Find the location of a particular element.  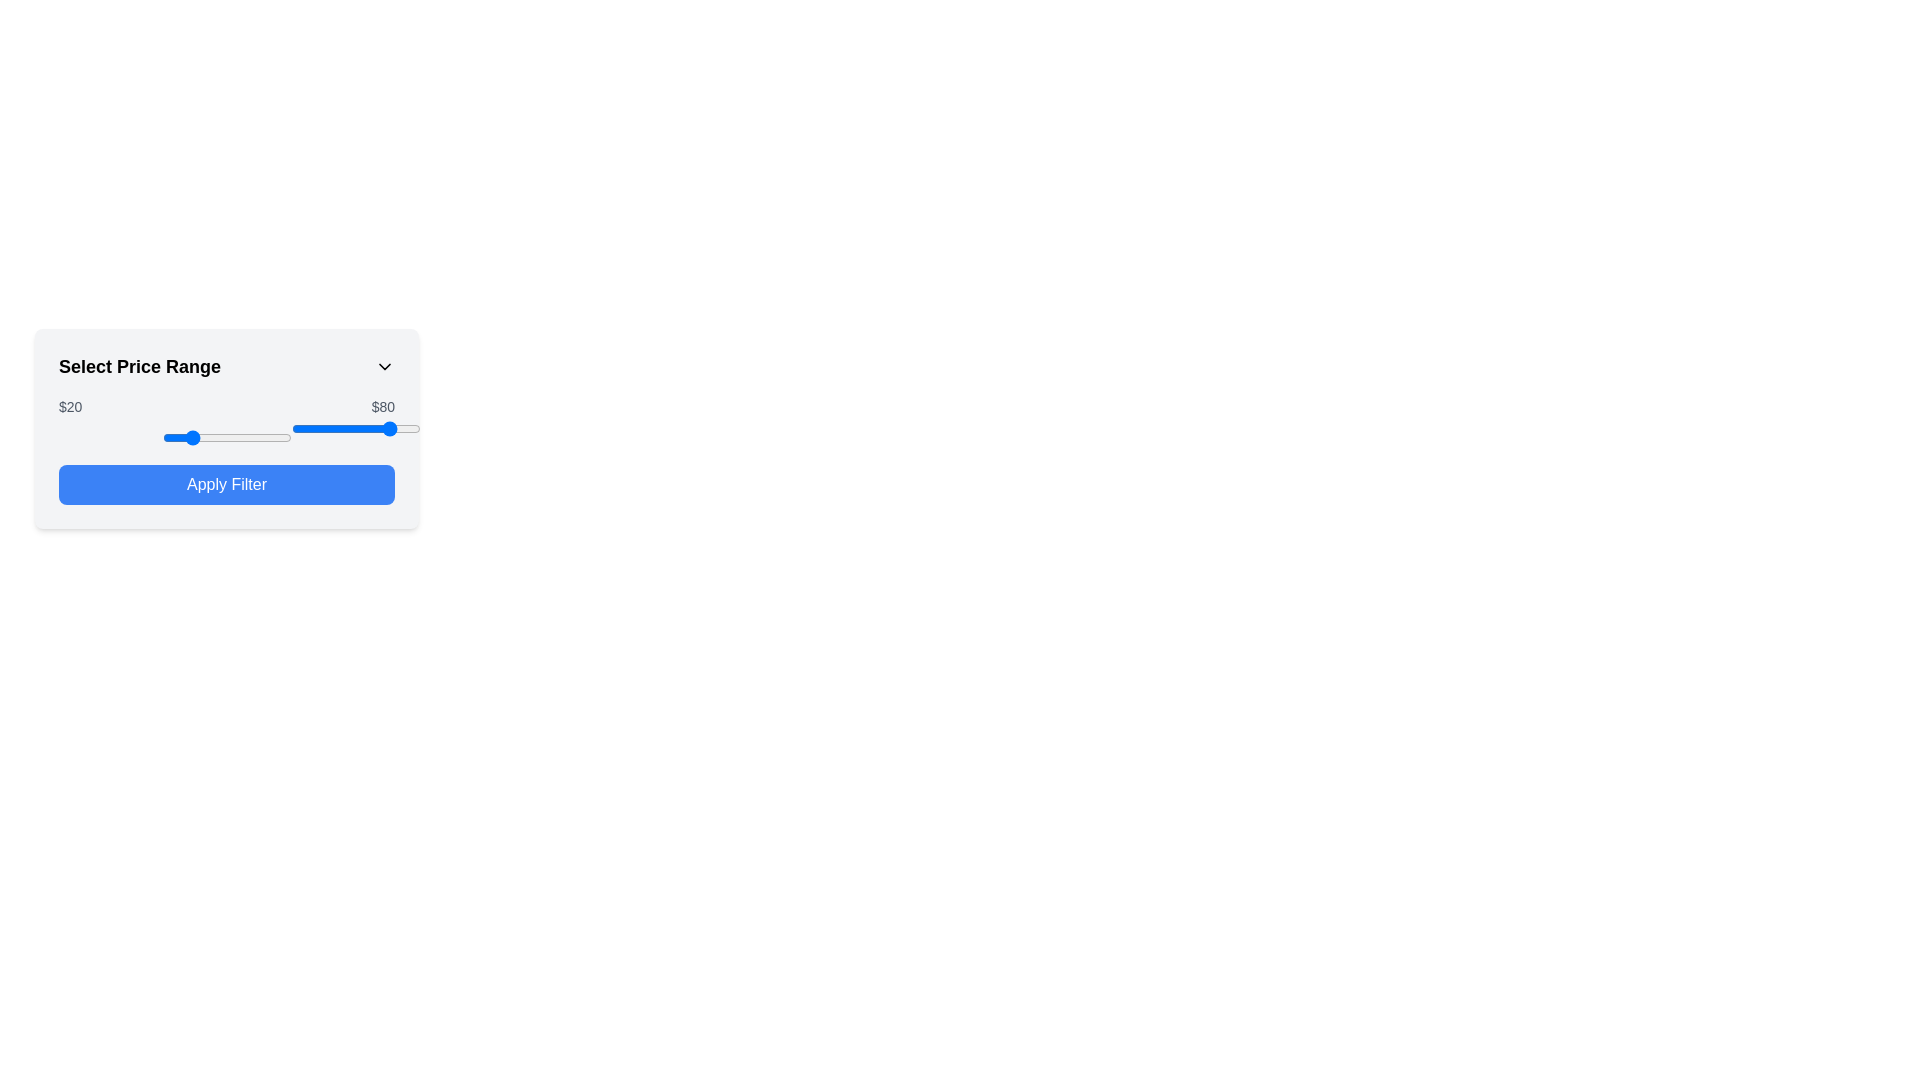

the slider value is located at coordinates (276, 437).